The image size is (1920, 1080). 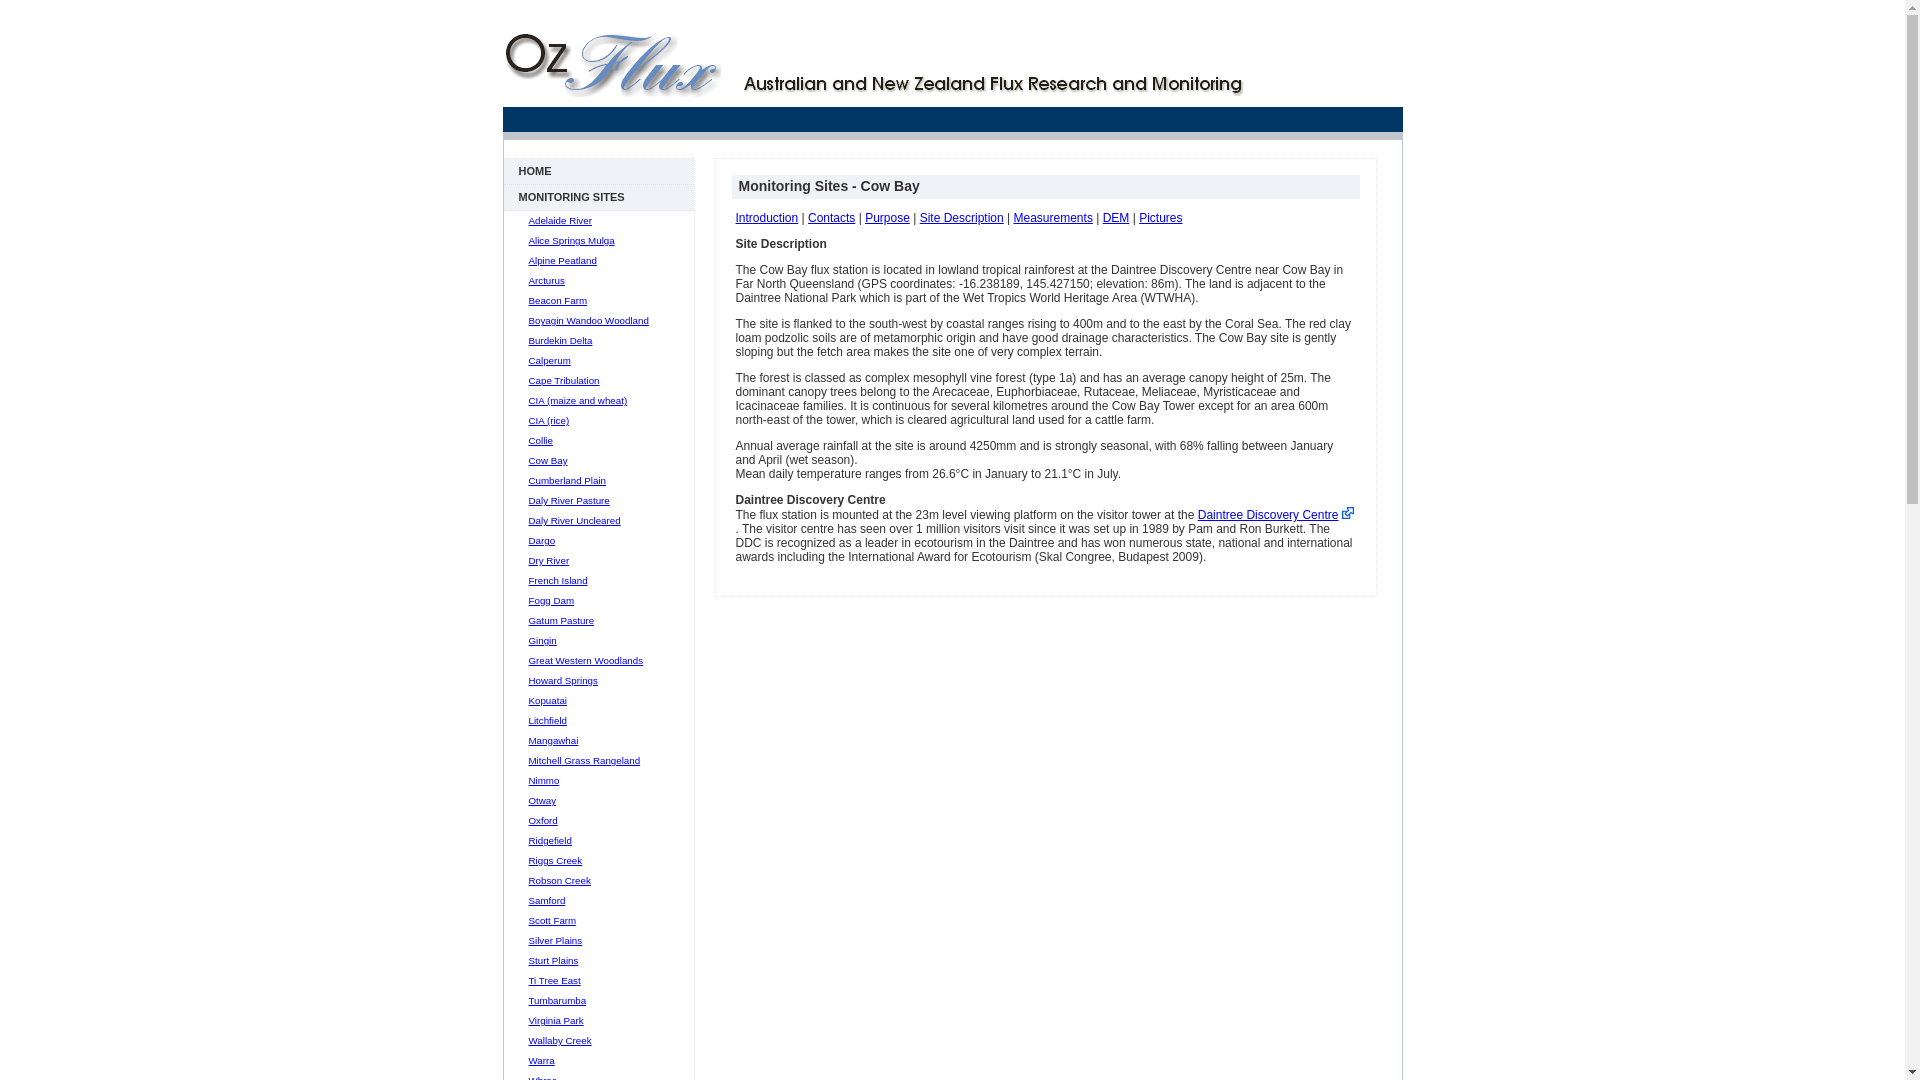 I want to click on 'Silver Plains', so click(x=555, y=940).